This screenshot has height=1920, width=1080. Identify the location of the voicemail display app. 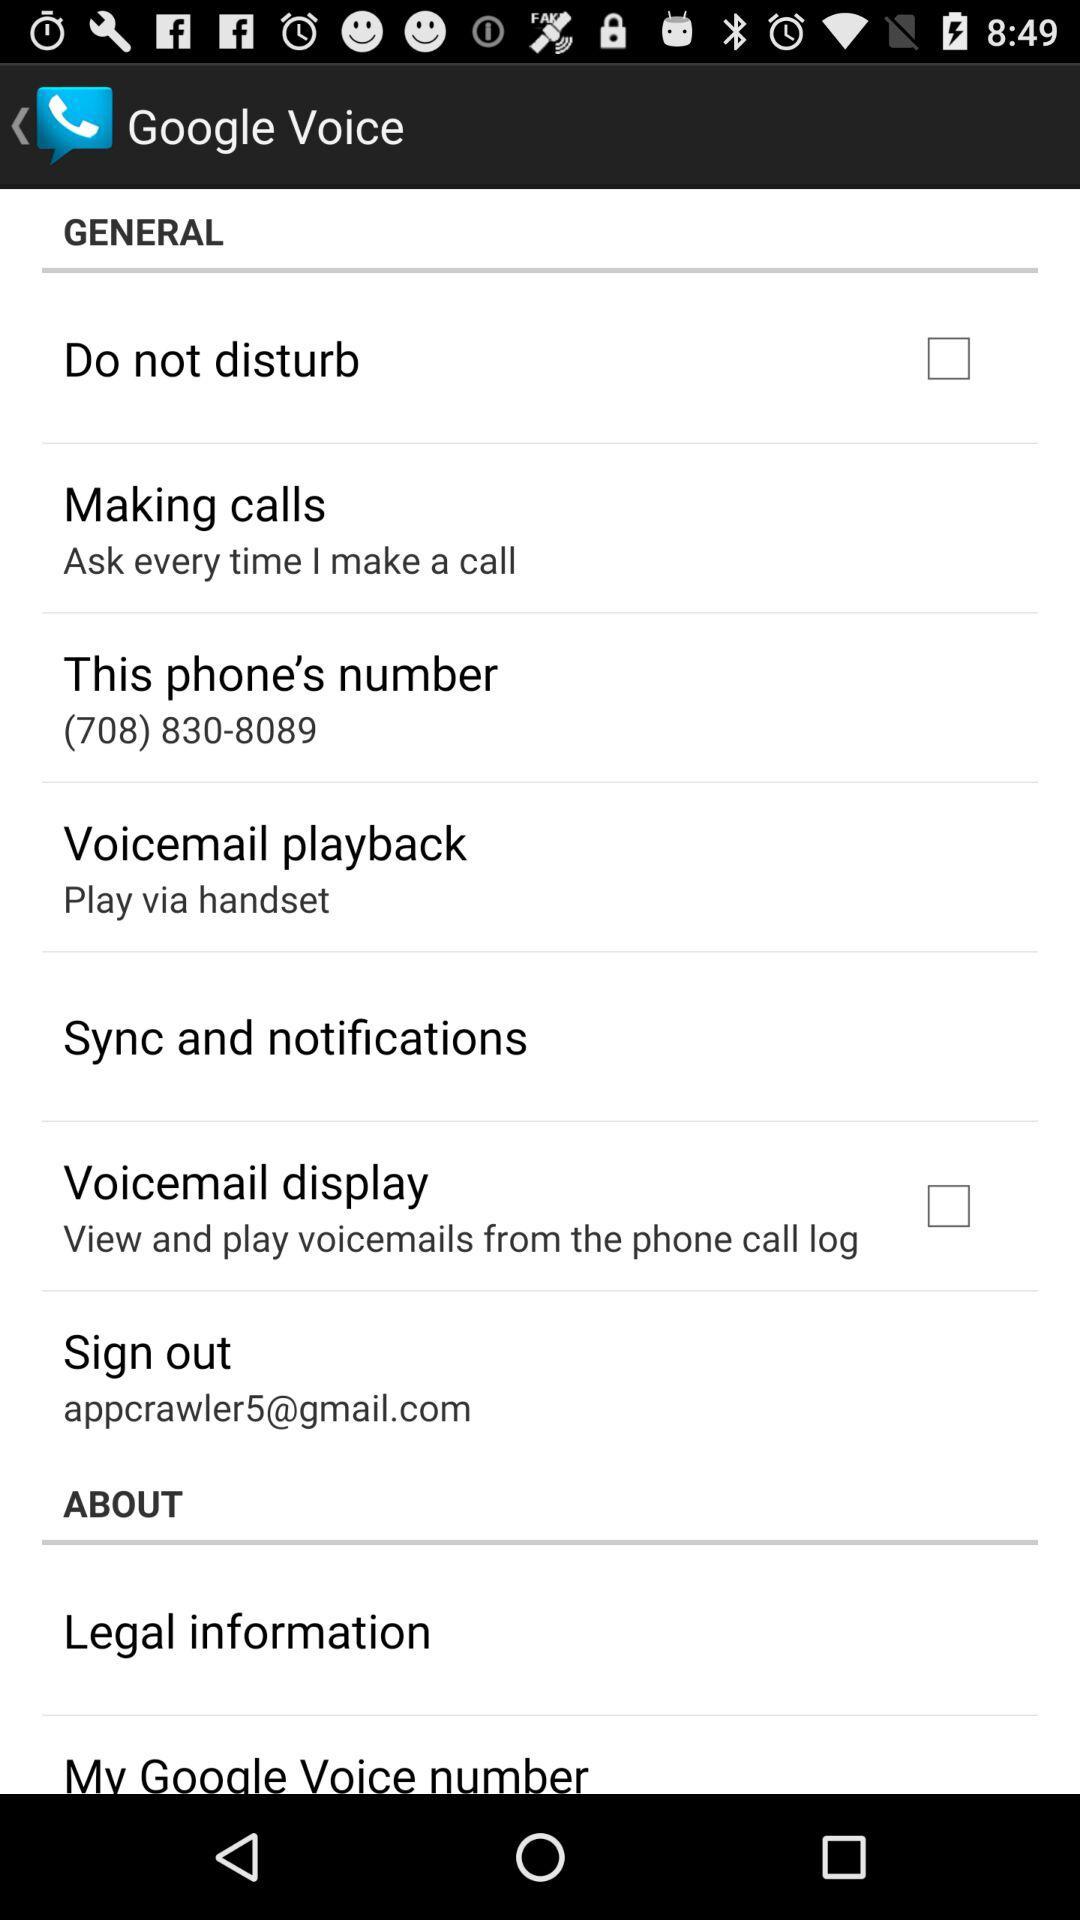
(245, 1180).